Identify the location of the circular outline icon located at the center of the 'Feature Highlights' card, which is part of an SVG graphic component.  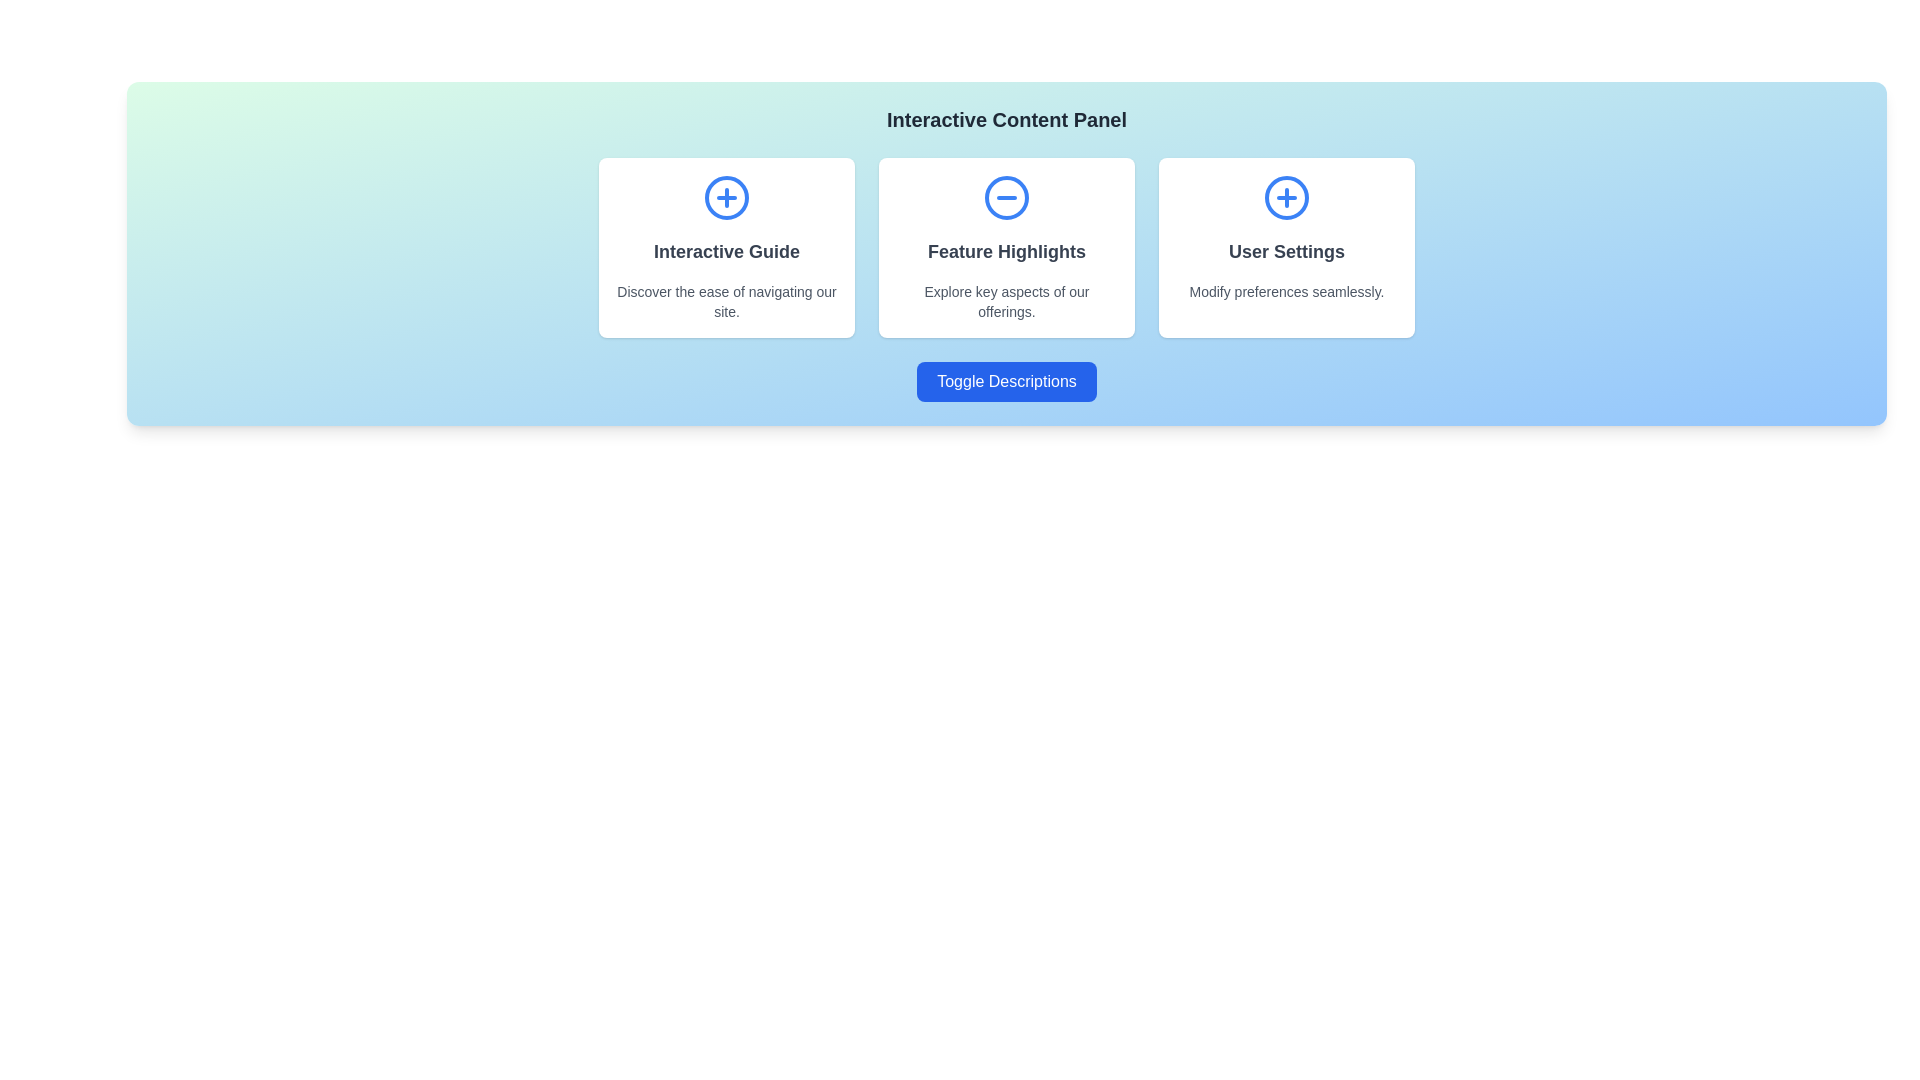
(1007, 197).